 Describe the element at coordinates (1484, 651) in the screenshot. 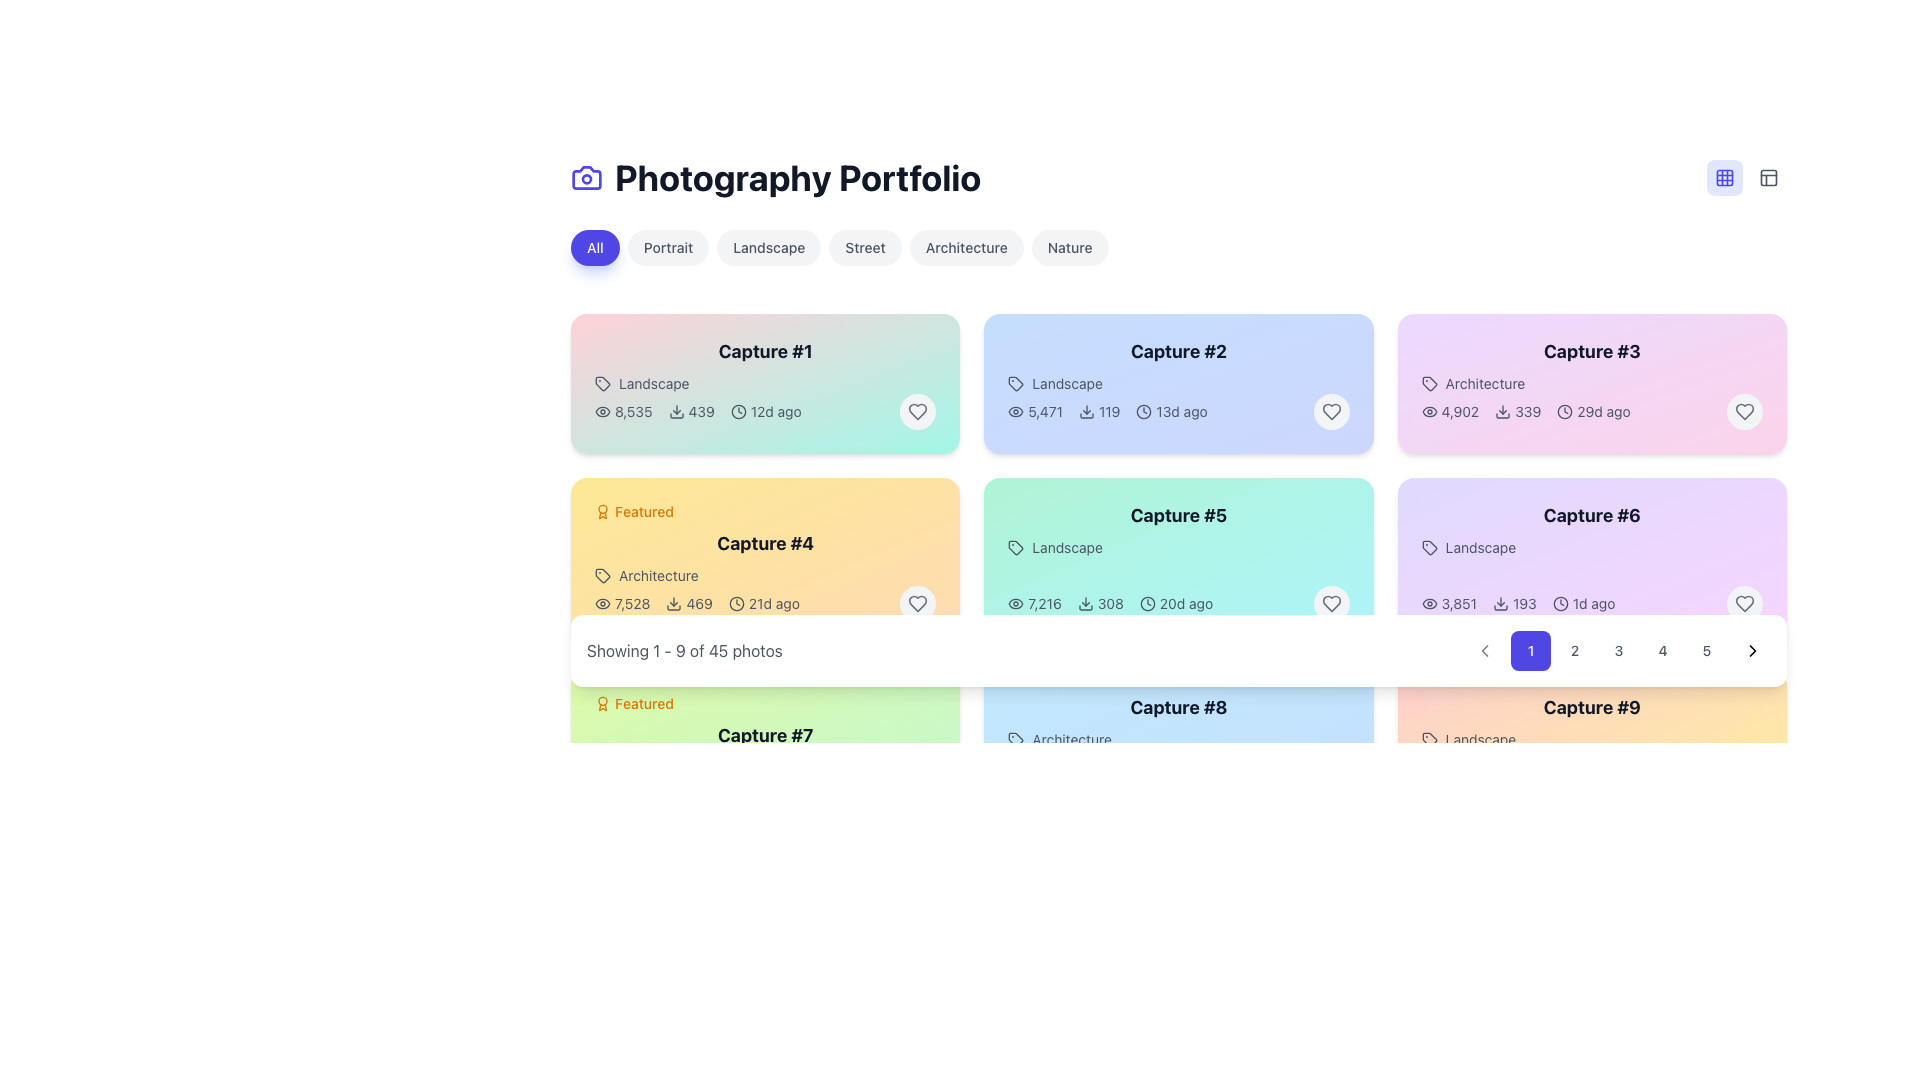

I see `the left-facing chevron icon button, which is styled in a grayish color and located in the pagination bar at the bottom of the interface, to the left of the numerical page selections` at that location.